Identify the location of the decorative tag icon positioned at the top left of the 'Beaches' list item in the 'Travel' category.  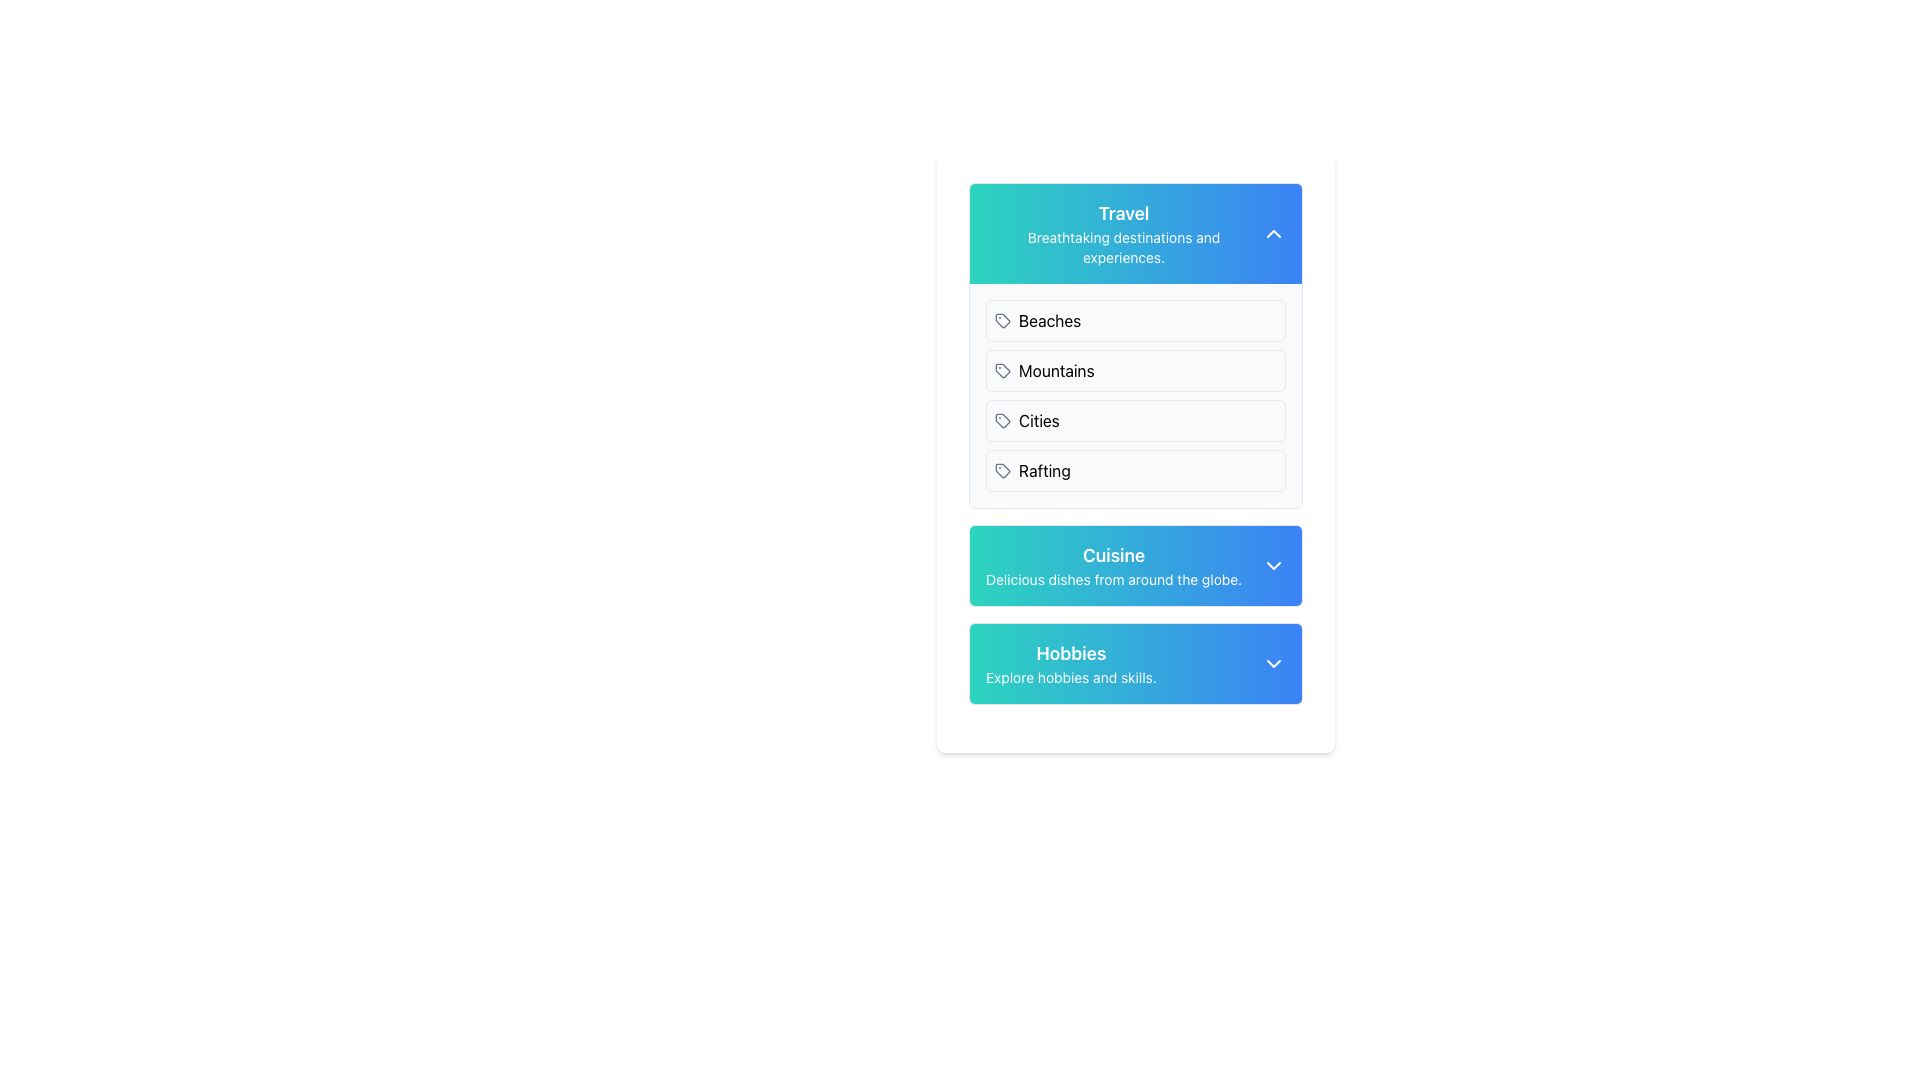
(1003, 319).